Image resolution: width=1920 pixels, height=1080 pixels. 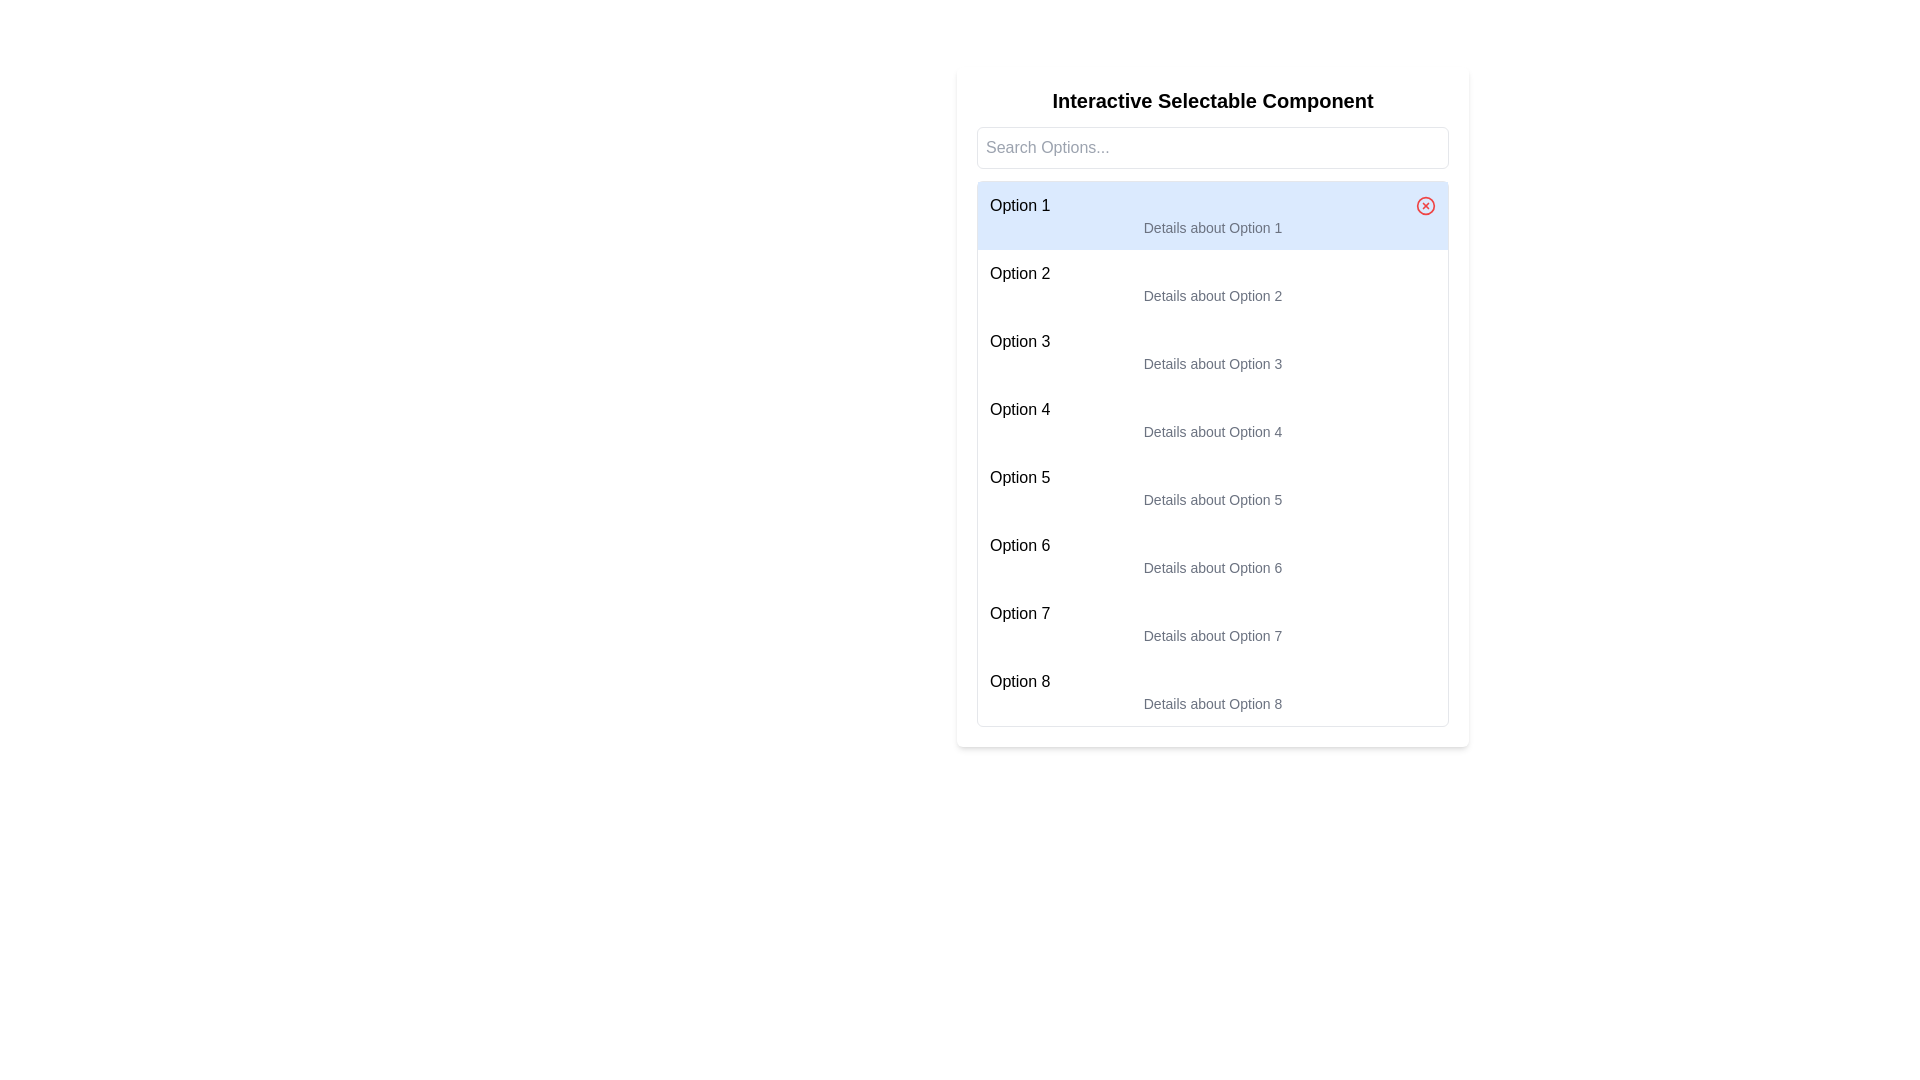 I want to click on the list item labeled 'Option 7', so click(x=1212, y=623).